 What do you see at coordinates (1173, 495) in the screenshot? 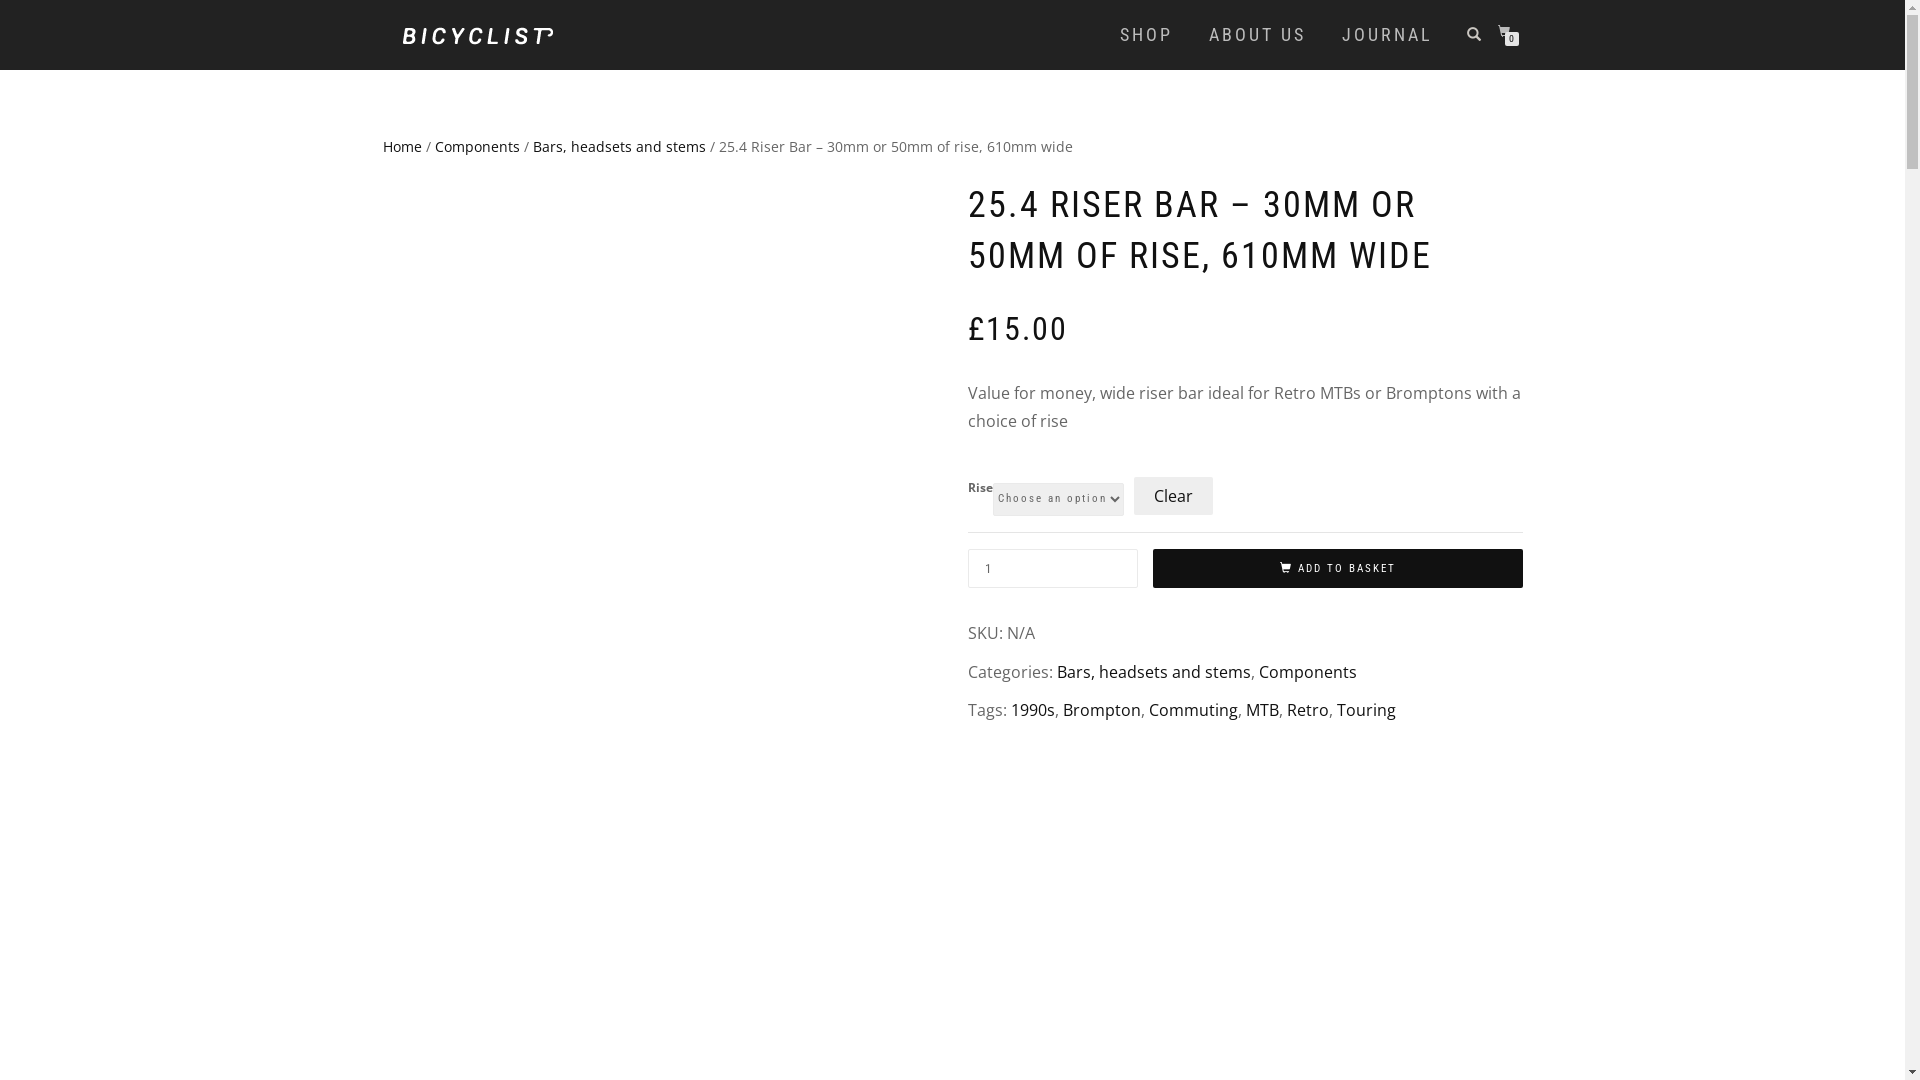
I see `'Clear'` at bounding box center [1173, 495].